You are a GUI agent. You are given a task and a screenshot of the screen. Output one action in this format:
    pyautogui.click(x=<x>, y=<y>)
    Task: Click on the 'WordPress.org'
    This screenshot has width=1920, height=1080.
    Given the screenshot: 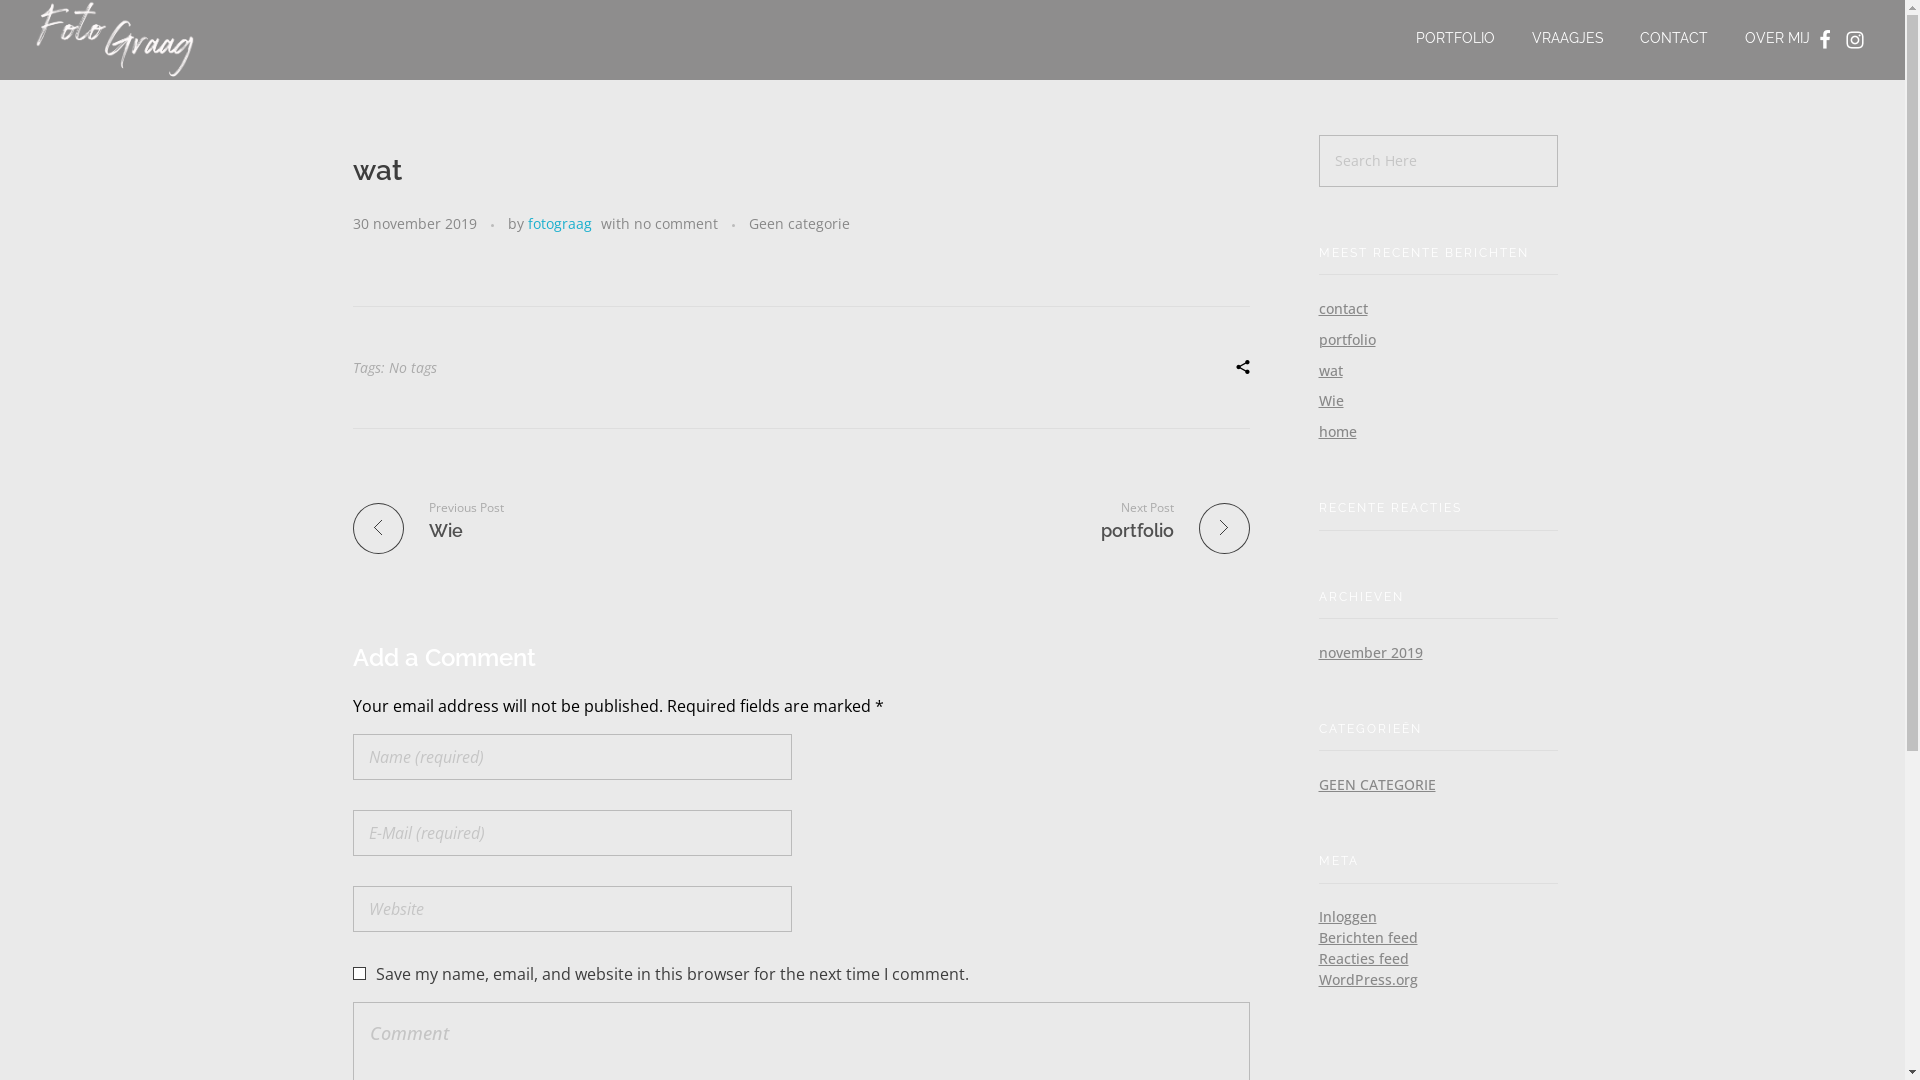 What is the action you would take?
    pyautogui.click(x=1366, y=978)
    